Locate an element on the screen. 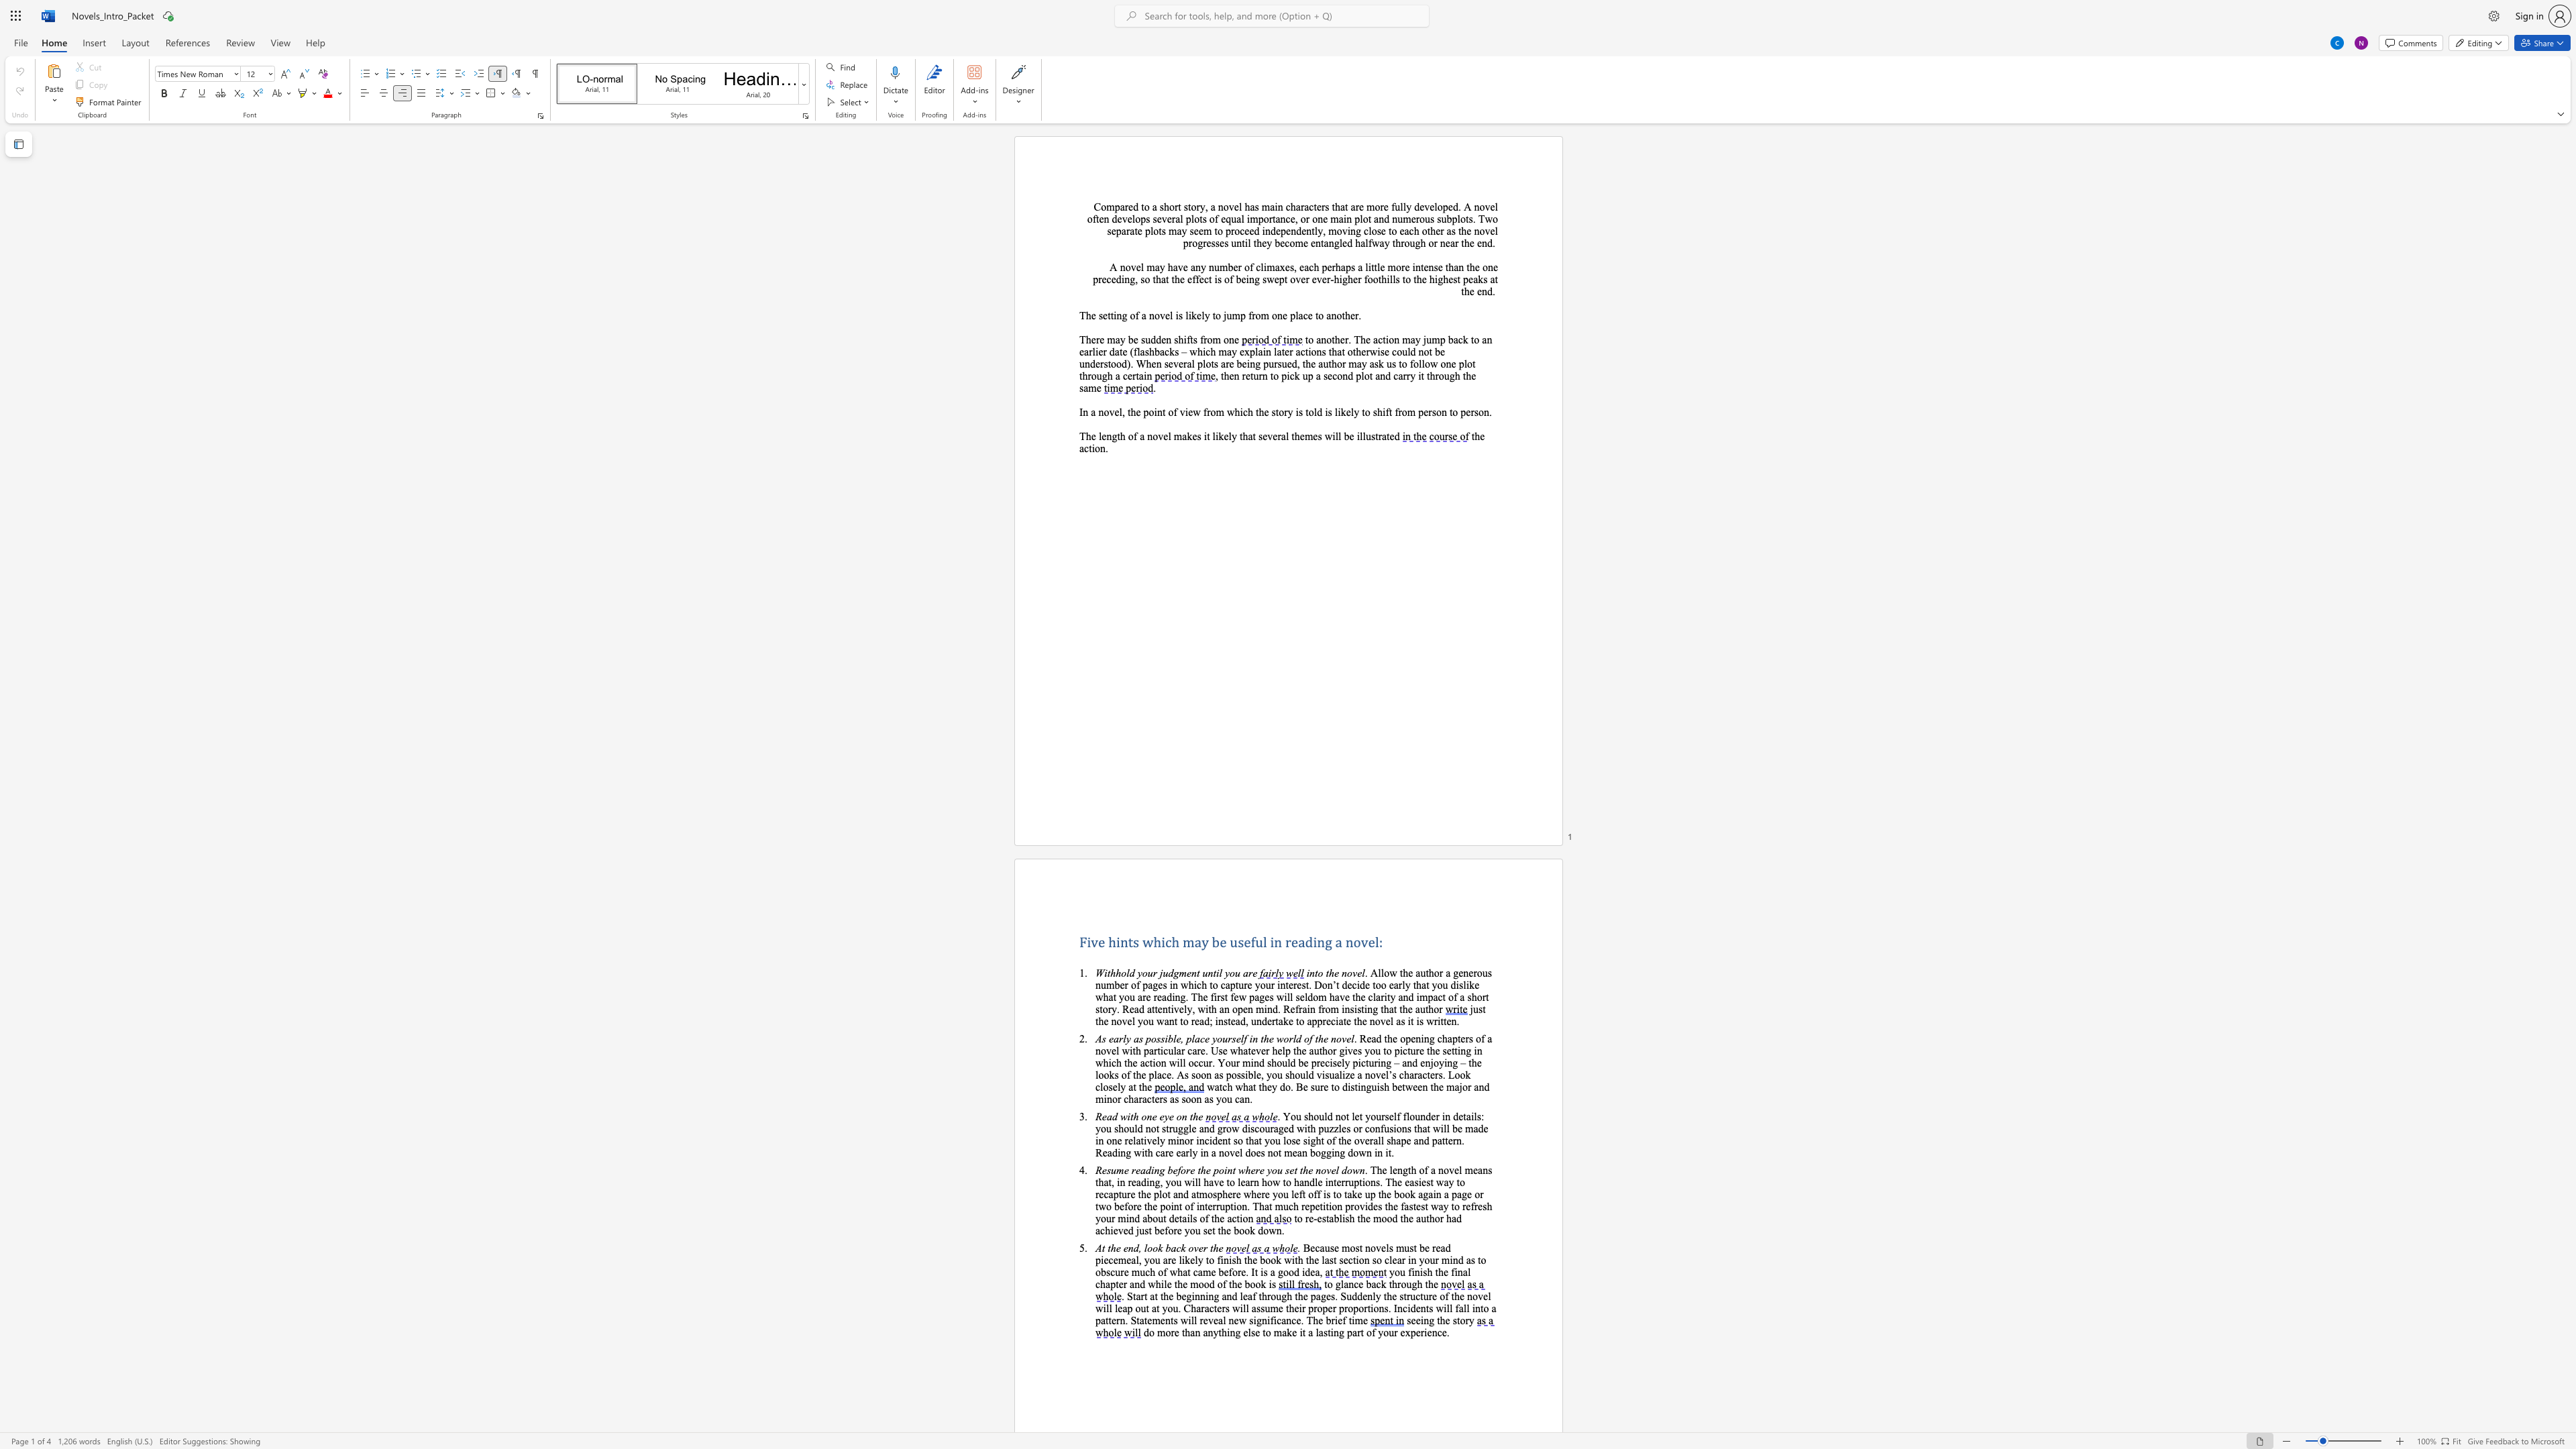 The width and height of the screenshot is (2576, 1449). the subset text "you" within the text "Withhold your judgment until you are" is located at coordinates (1224, 972).